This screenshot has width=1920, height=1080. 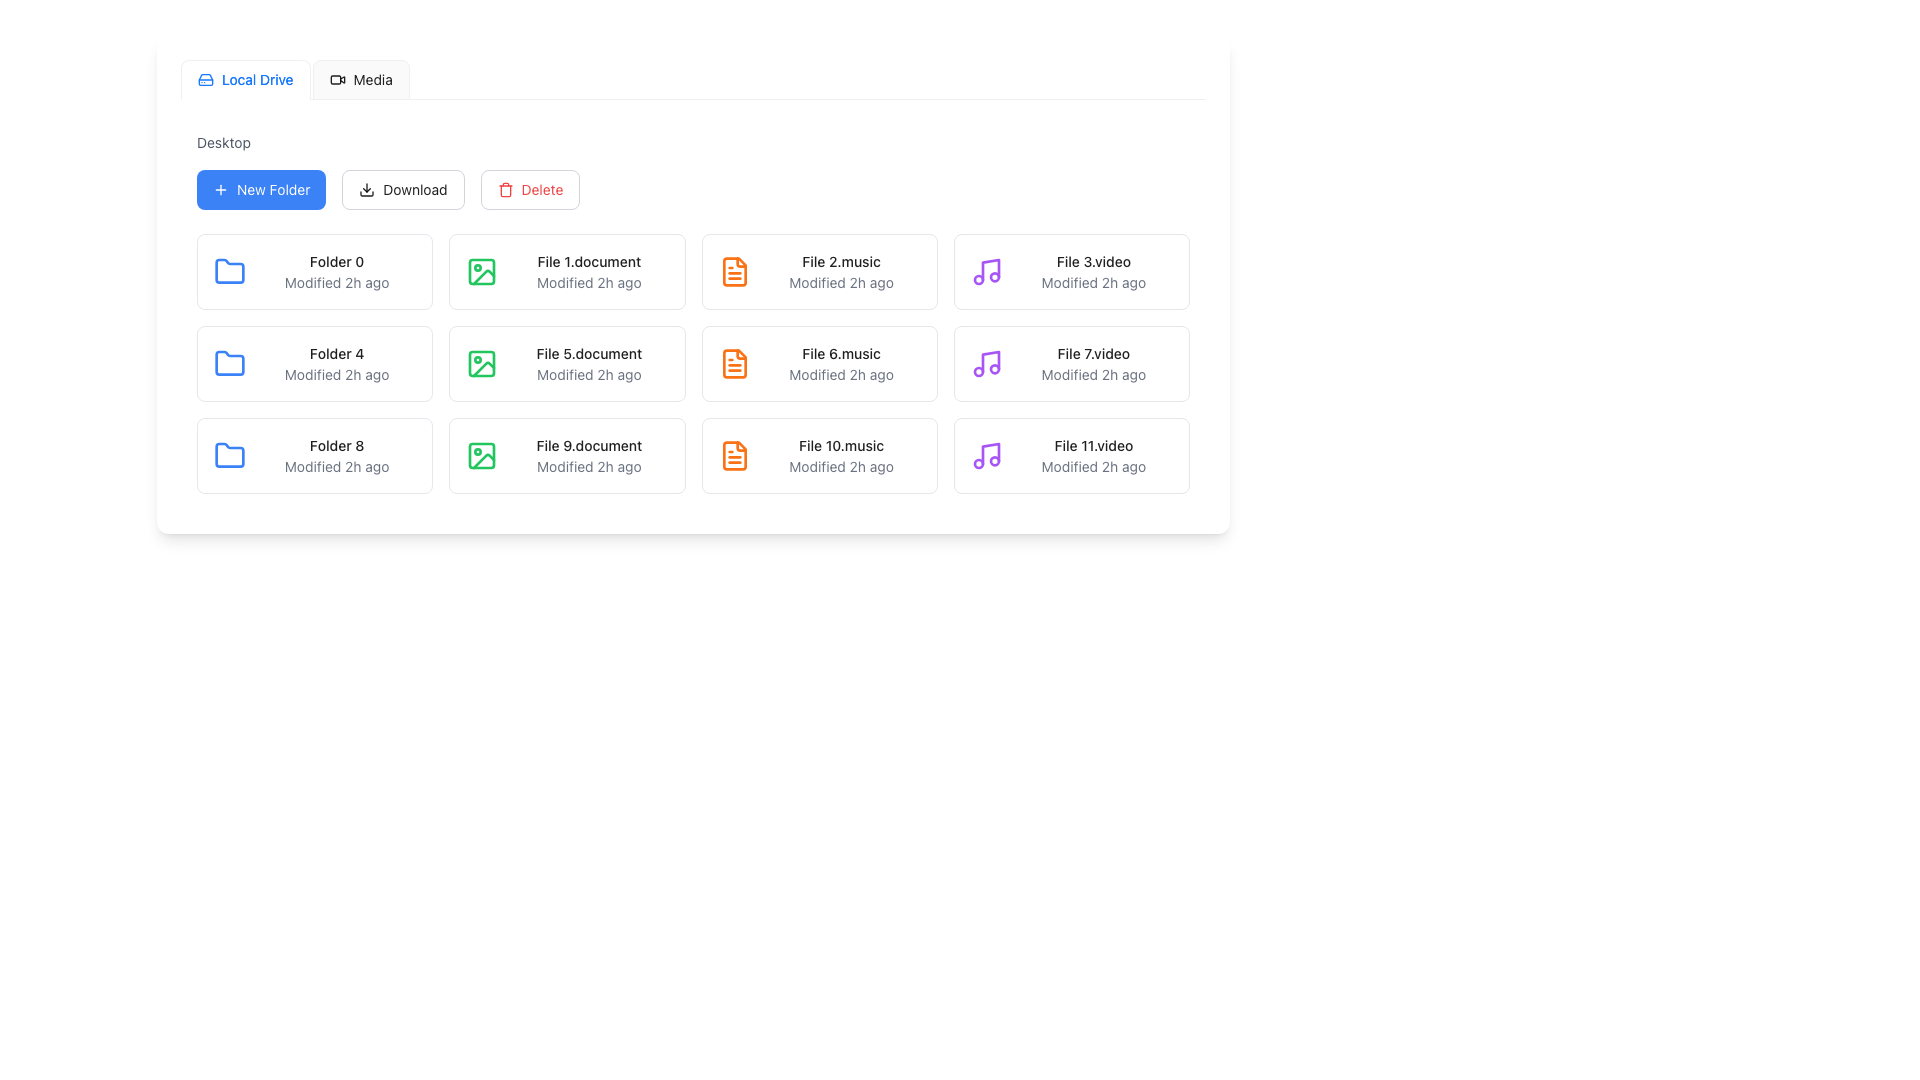 I want to click on the music file icon associated with 'File 7.video' located in the second row and third column of the file grid, so click(x=986, y=363).